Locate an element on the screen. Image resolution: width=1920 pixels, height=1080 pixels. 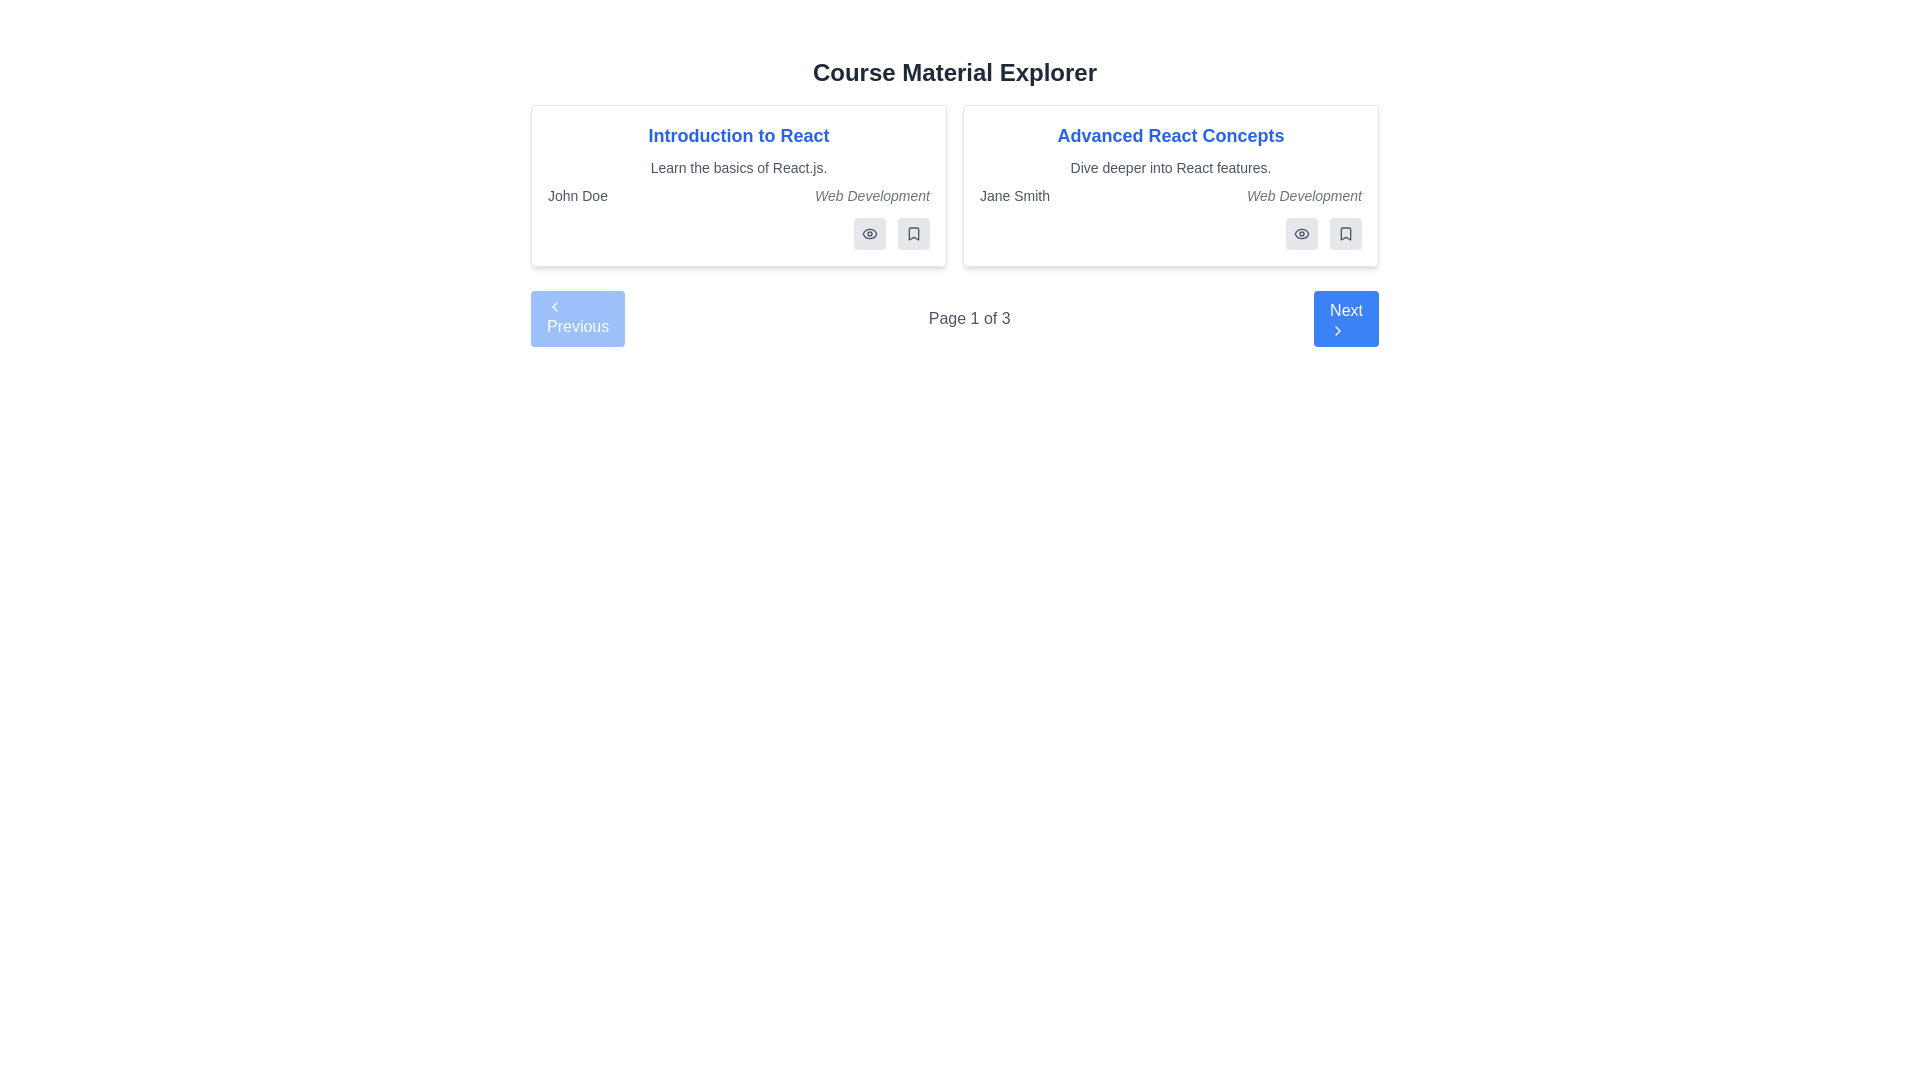
the first button located at the bottom right of the 'Introduction to React' card is located at coordinates (869, 233).